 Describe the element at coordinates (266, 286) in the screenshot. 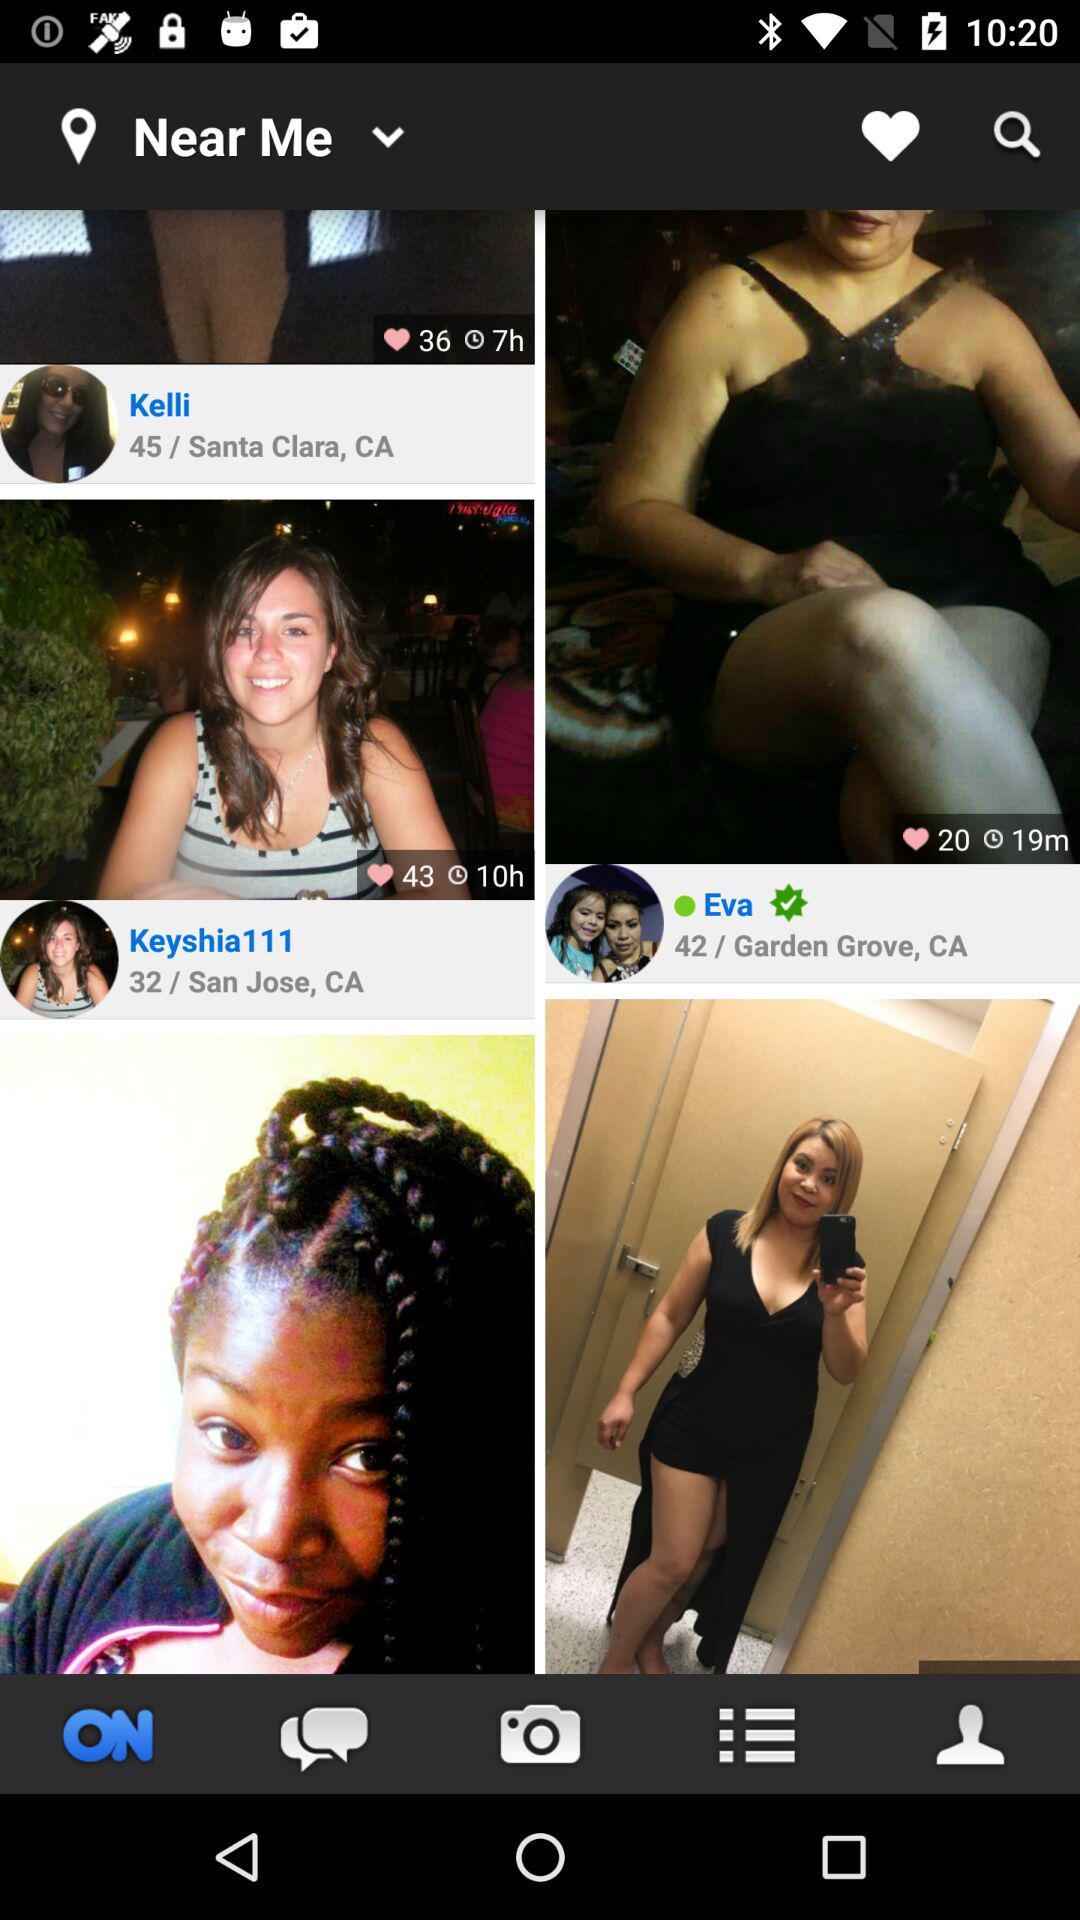

I see `the image` at that location.